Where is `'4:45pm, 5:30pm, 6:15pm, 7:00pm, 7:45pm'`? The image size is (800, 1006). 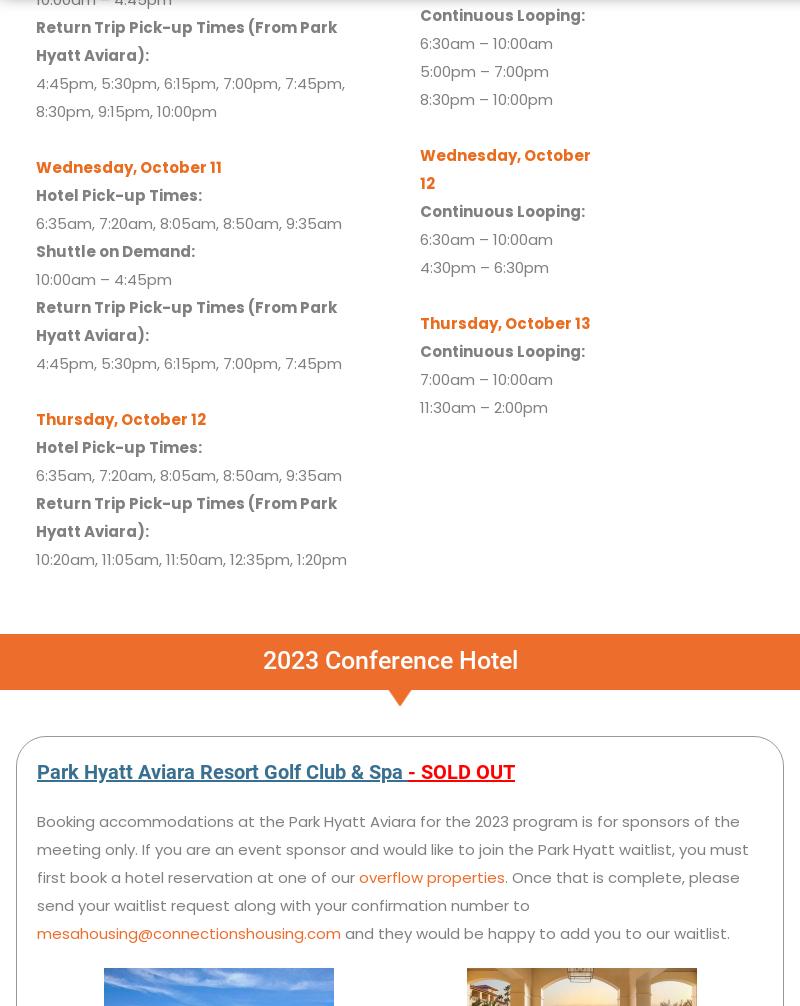
'4:45pm, 5:30pm, 6:15pm, 7:00pm, 7:45pm' is located at coordinates (187, 361).